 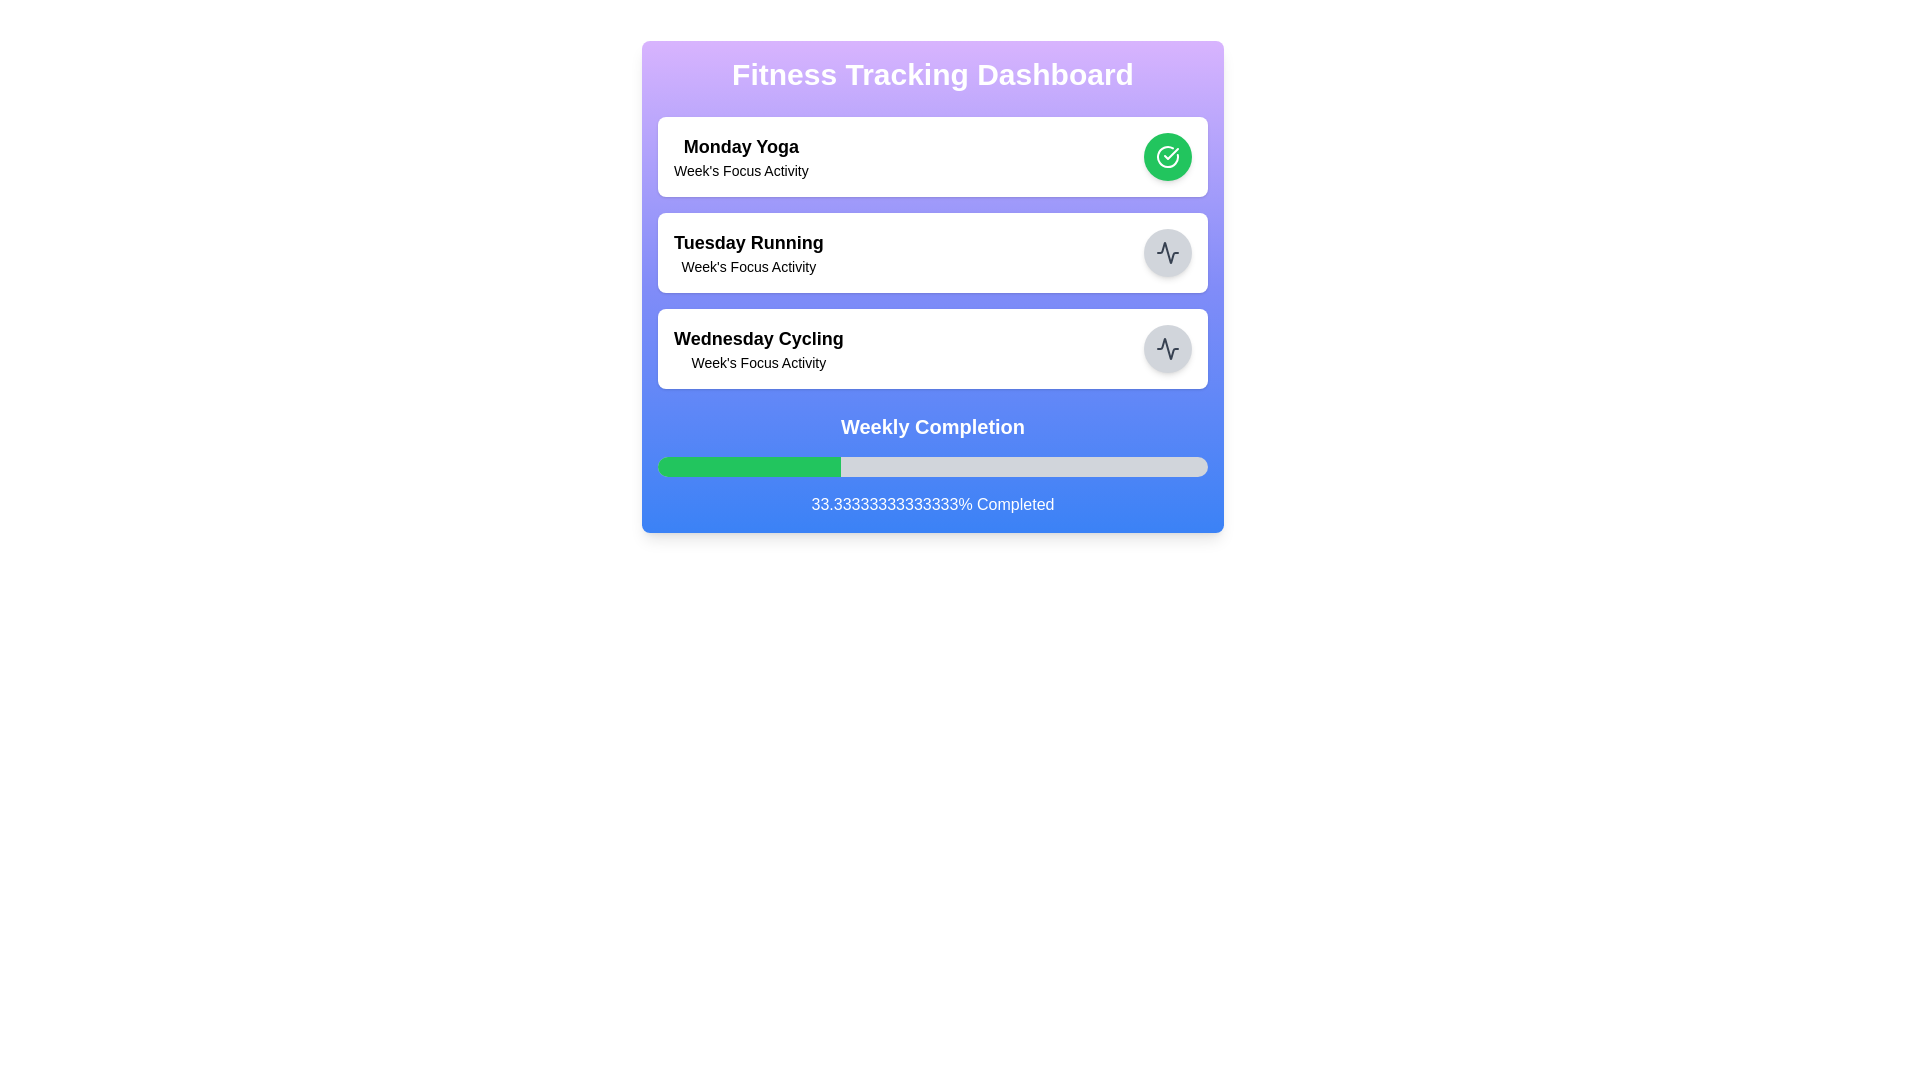 What do you see at coordinates (740, 169) in the screenshot?
I see `the descriptive text label located beneath the bold 'Monday Yoga' text in the first activity card` at bounding box center [740, 169].